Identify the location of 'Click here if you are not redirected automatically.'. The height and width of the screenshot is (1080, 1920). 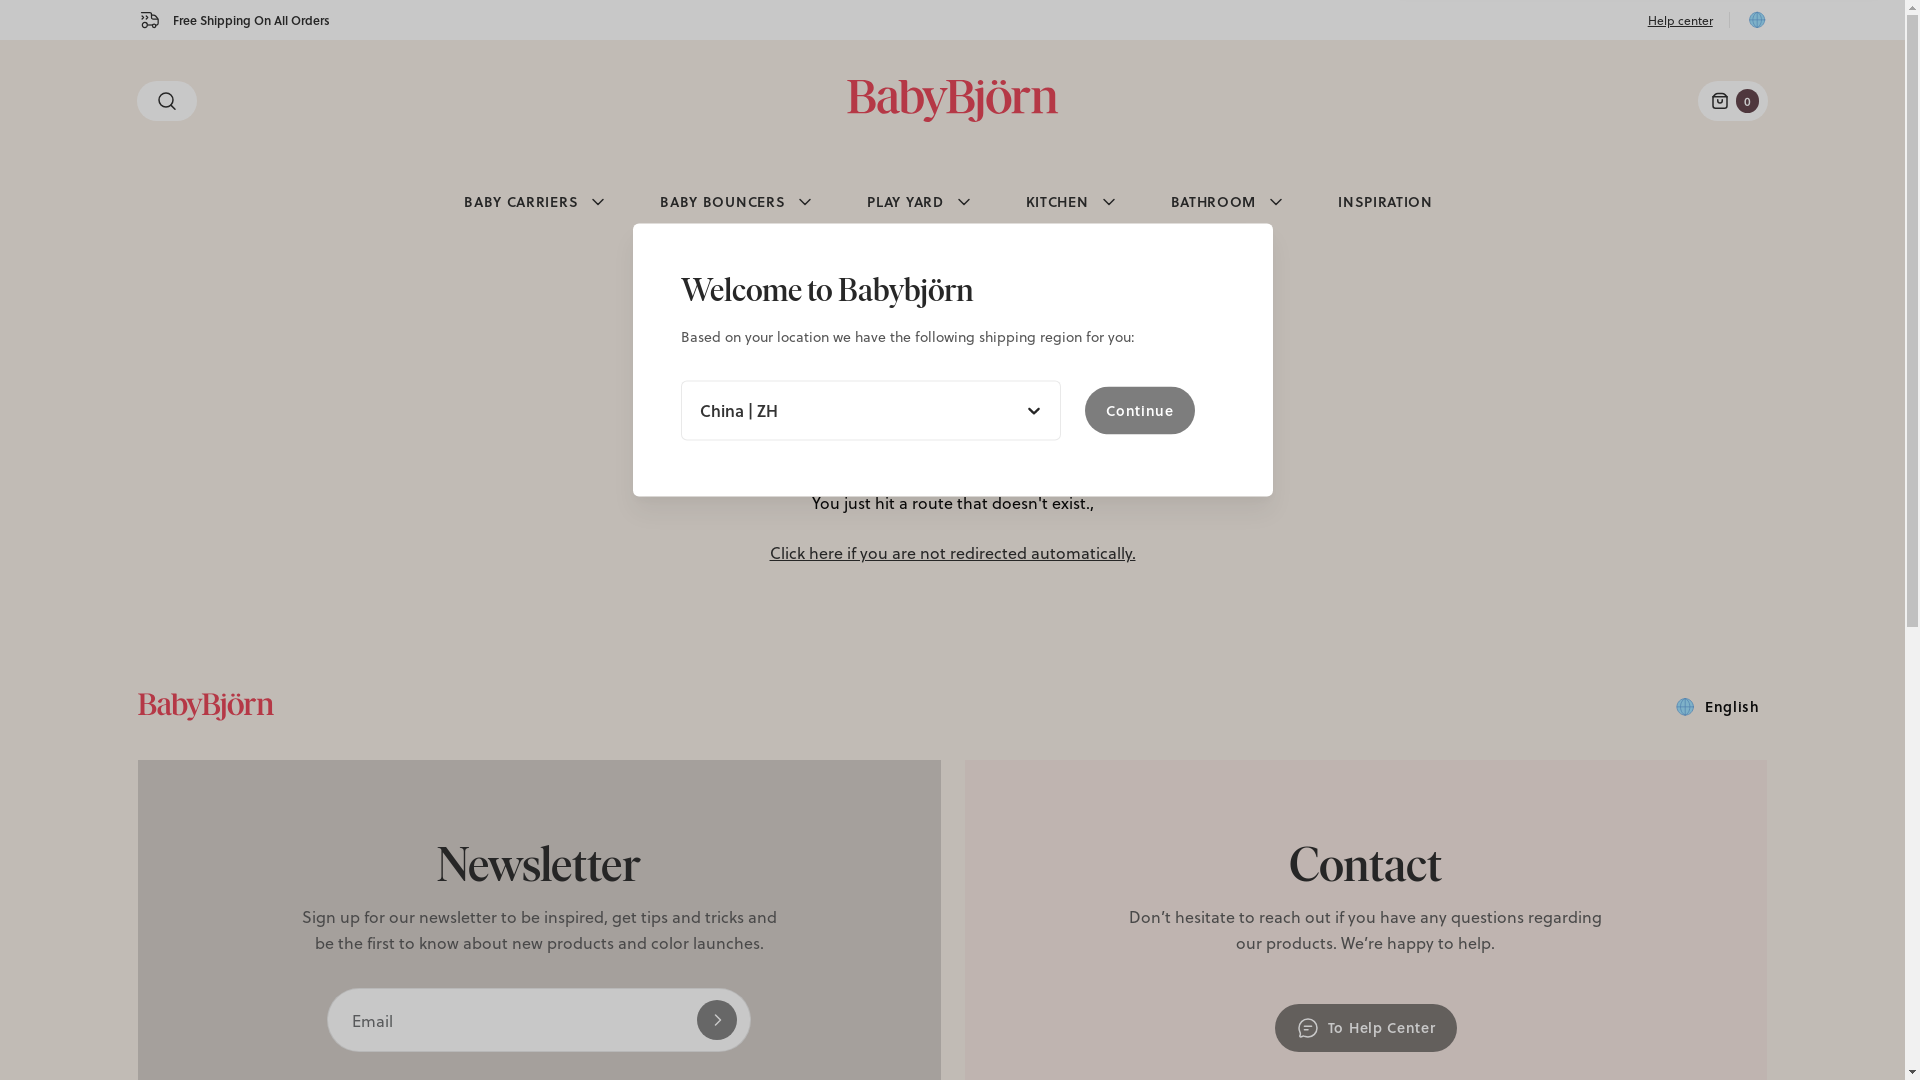
(950, 552).